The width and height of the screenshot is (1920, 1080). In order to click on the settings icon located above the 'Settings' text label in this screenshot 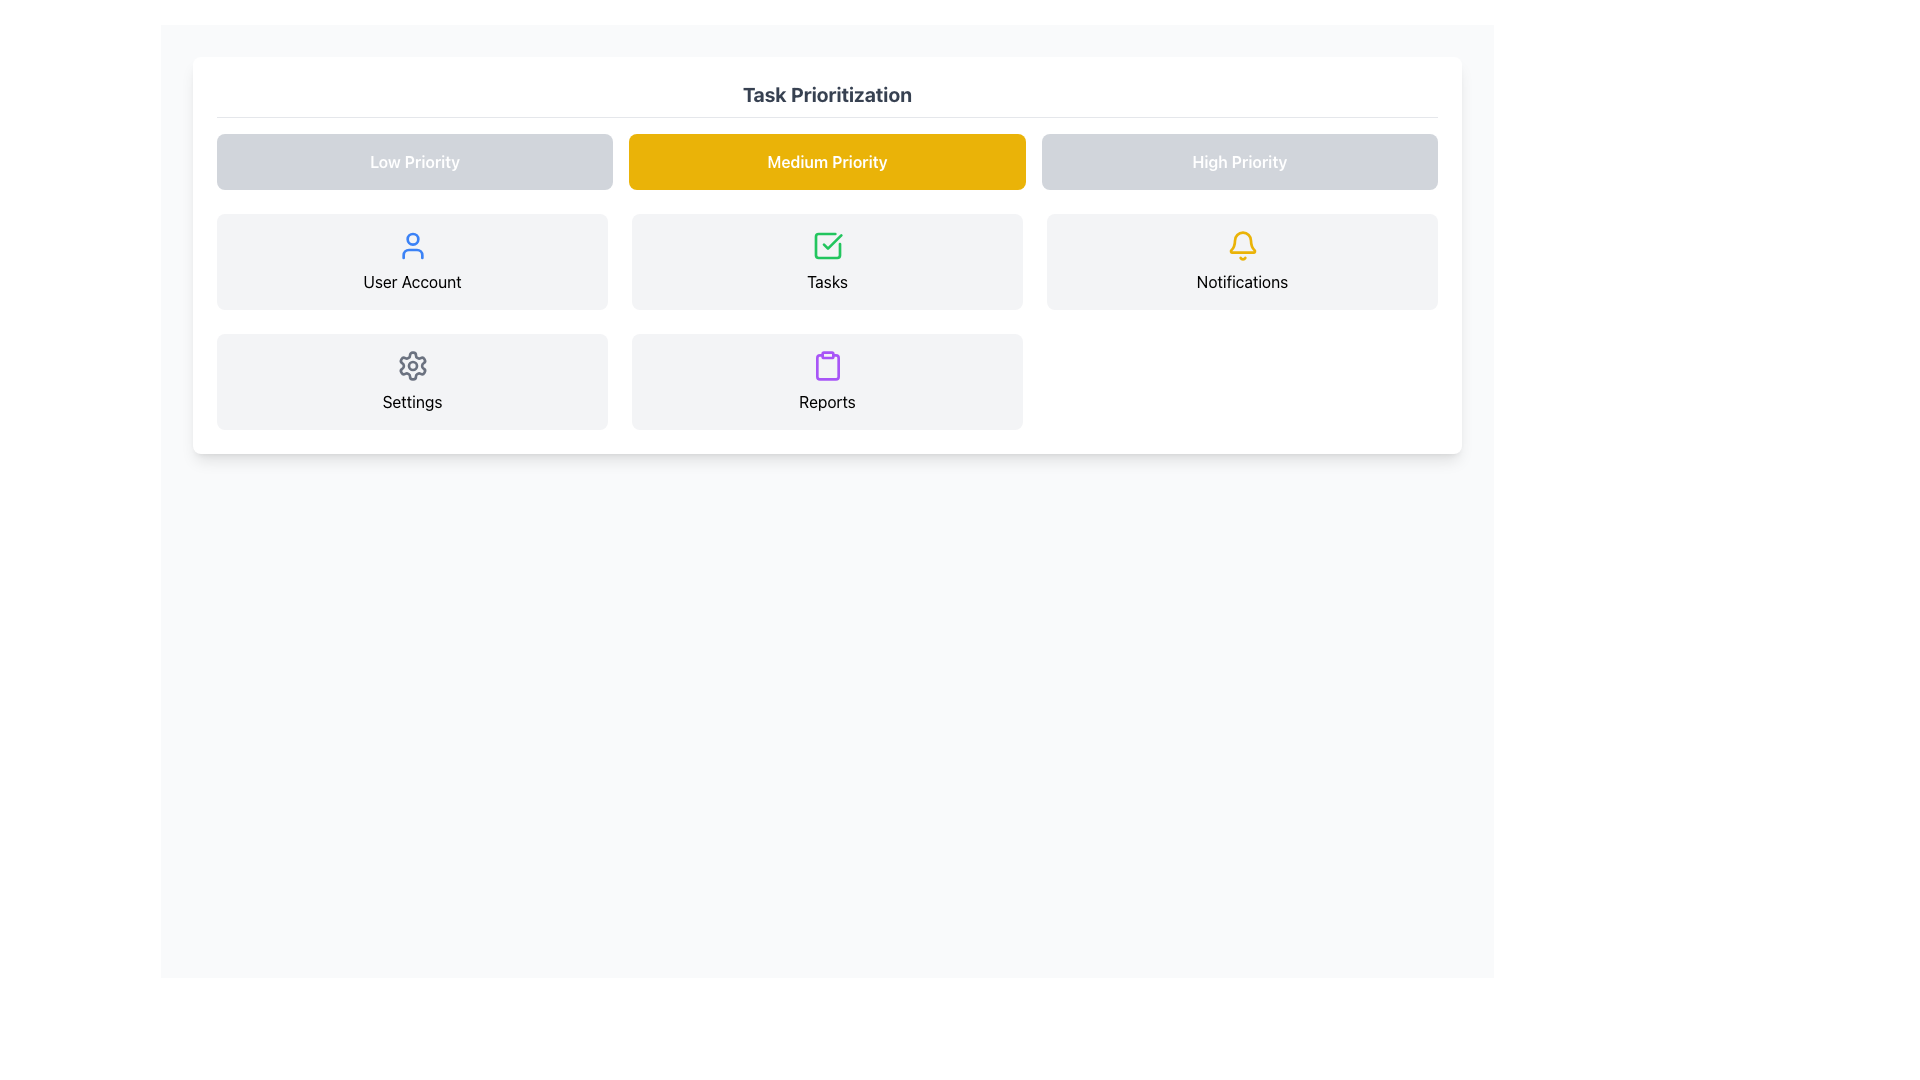, I will do `click(411, 366)`.